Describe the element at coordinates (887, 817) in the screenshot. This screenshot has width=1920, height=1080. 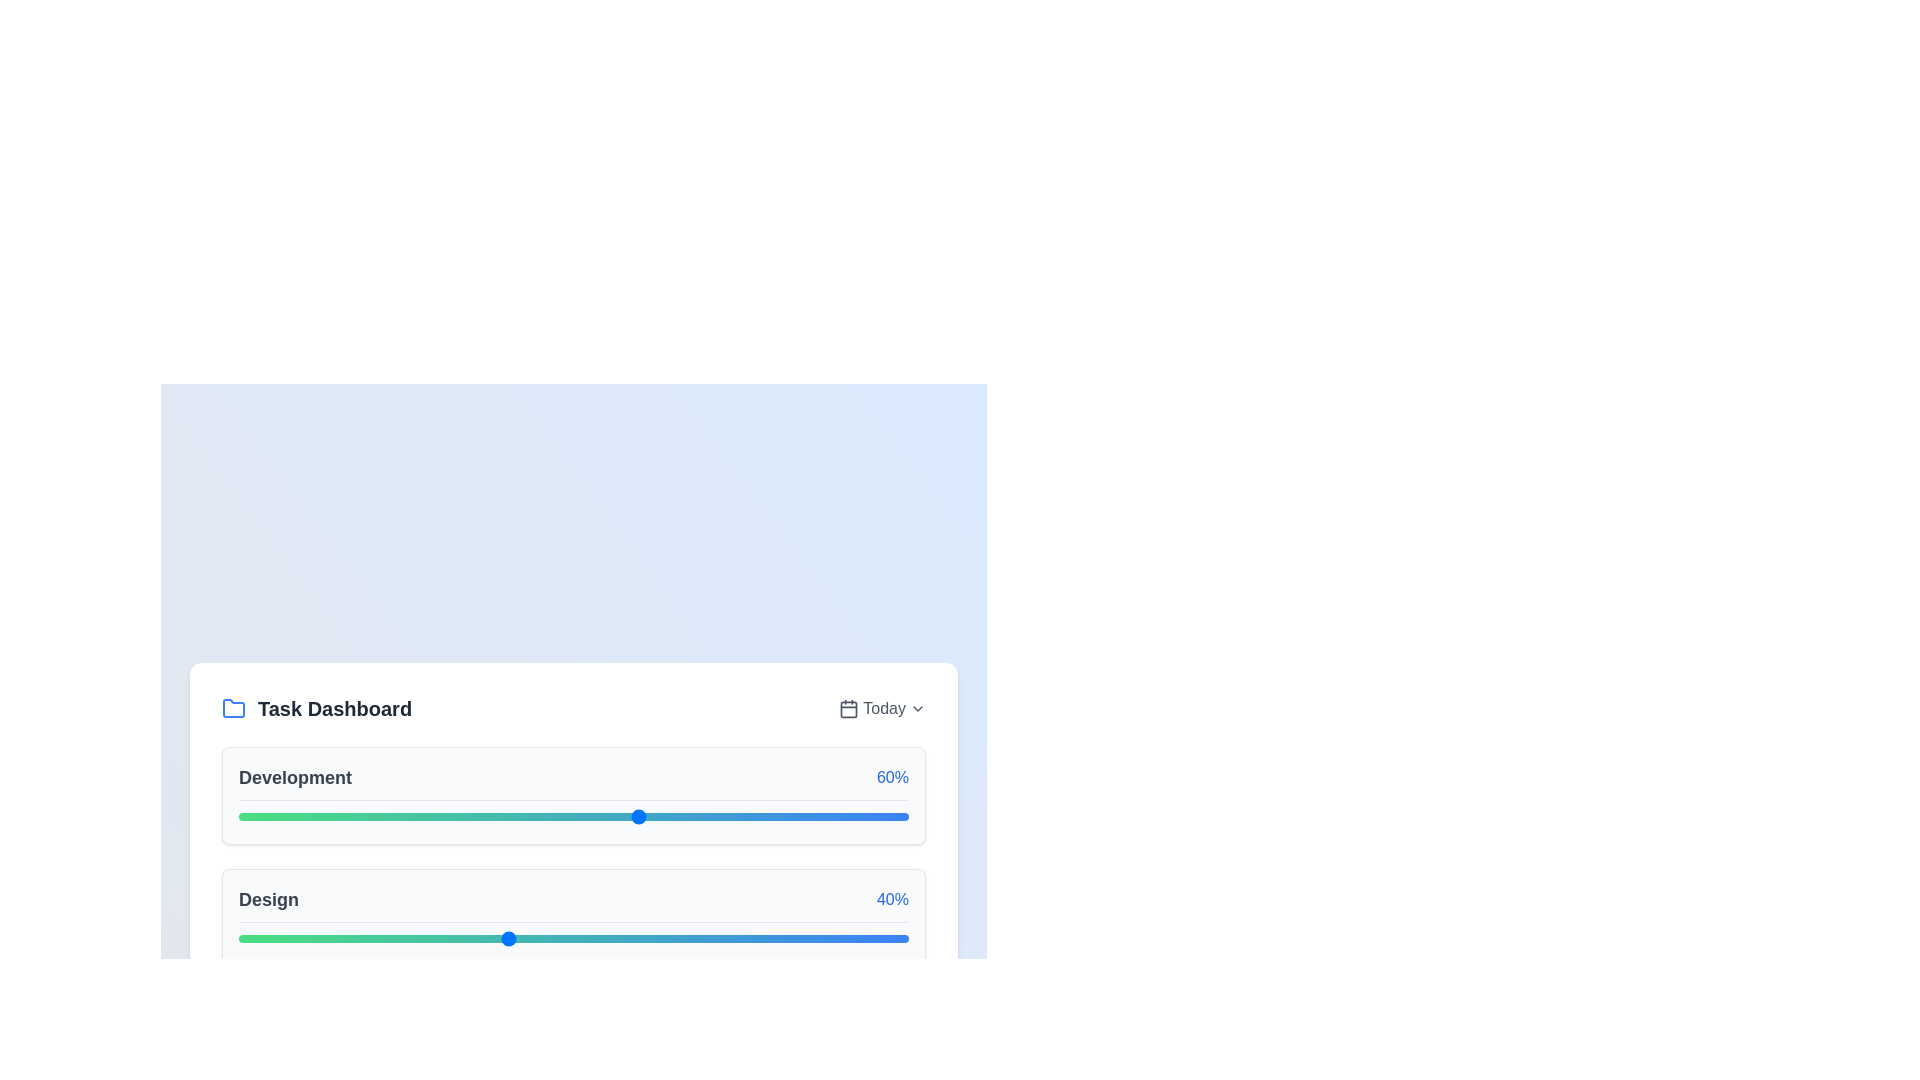
I see `the slider` at that location.